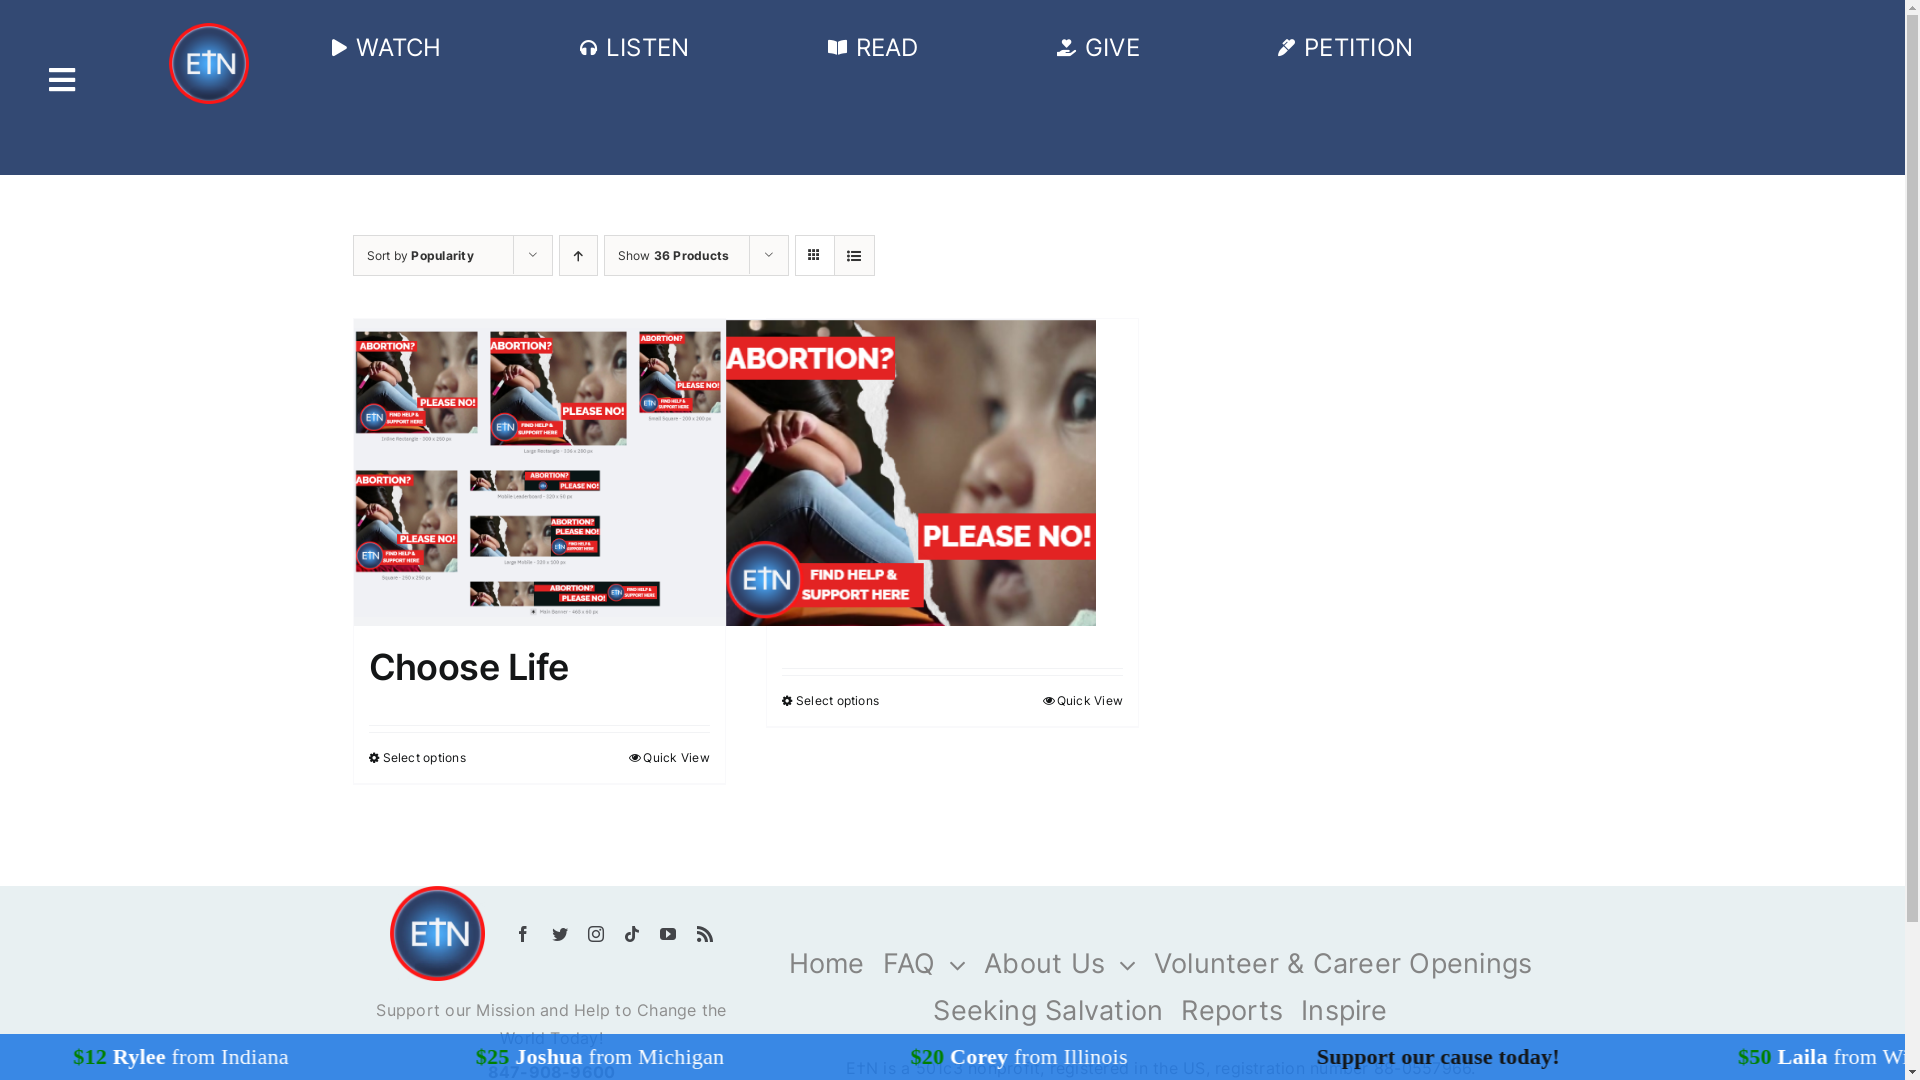  Describe the element at coordinates (570, 46) in the screenshot. I see `'LISTEN'` at that location.